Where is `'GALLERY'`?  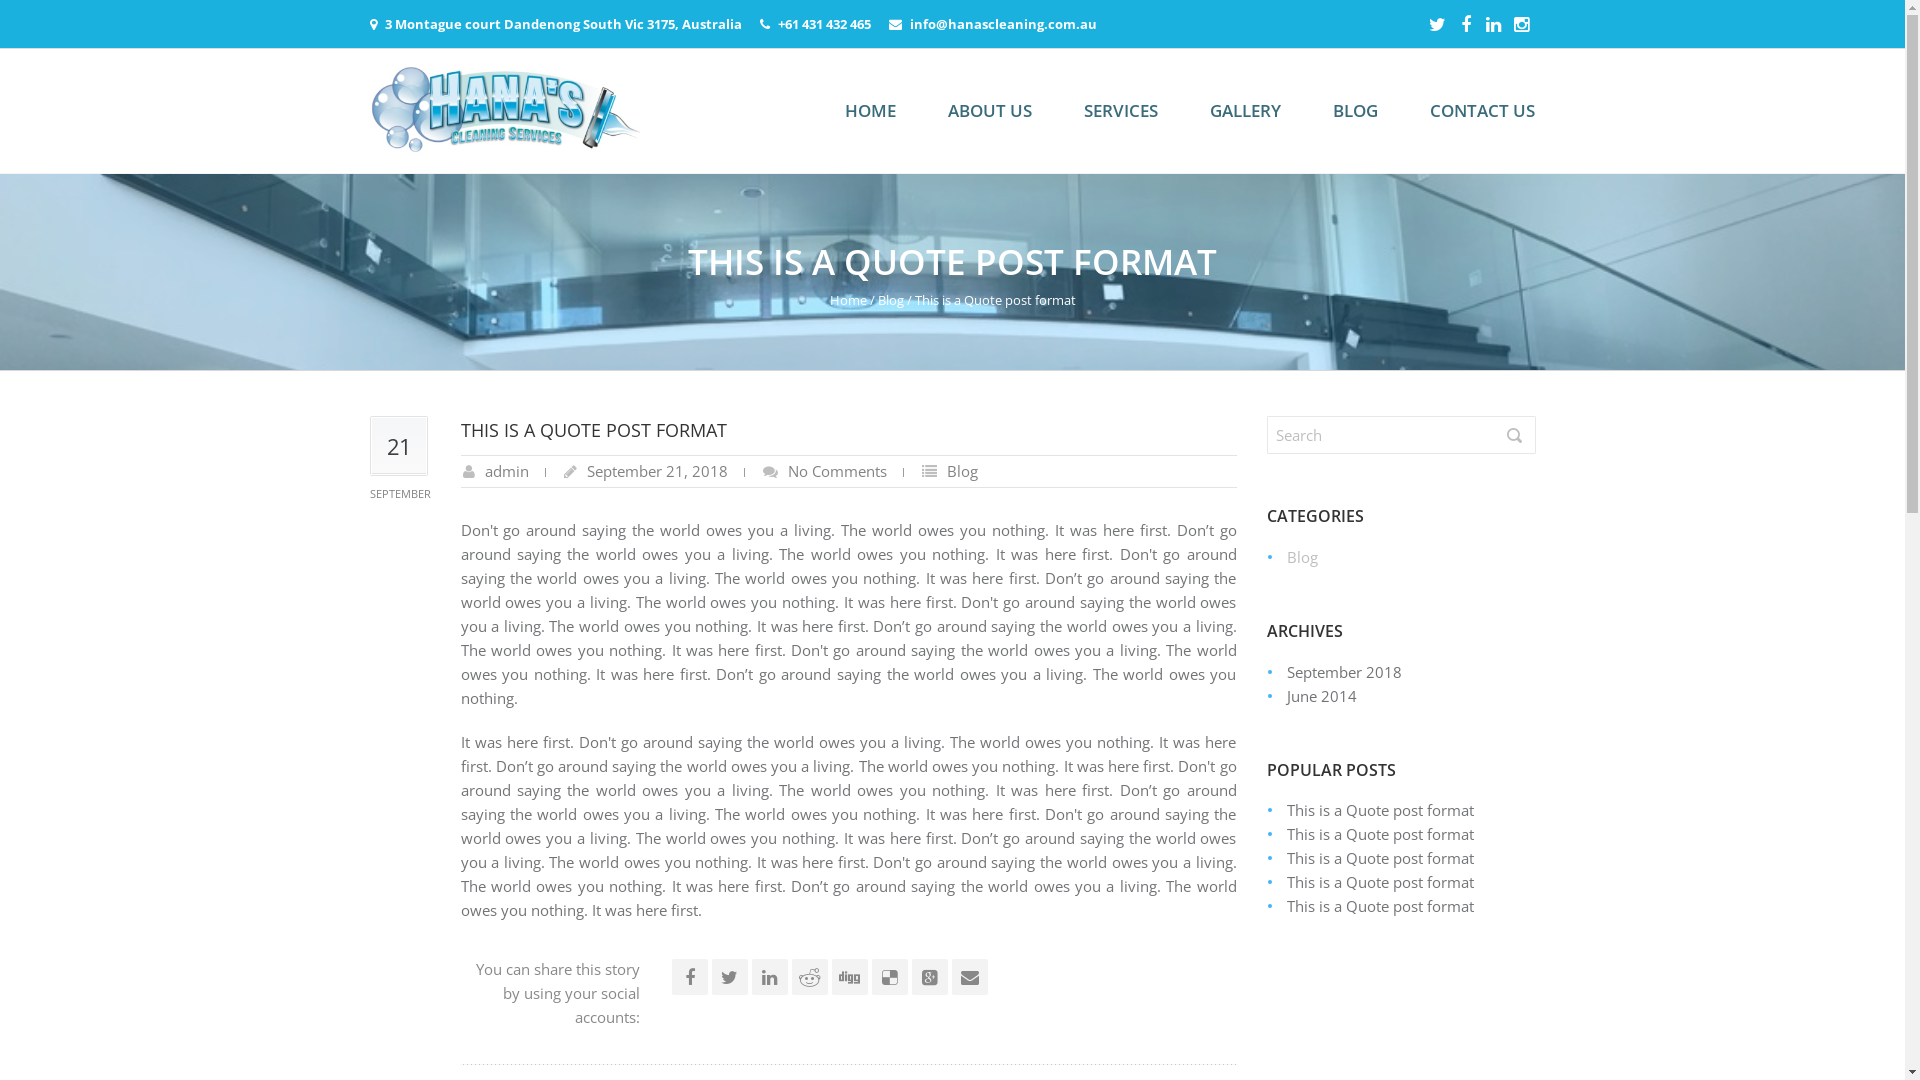
'GALLERY' is located at coordinates (1243, 110).